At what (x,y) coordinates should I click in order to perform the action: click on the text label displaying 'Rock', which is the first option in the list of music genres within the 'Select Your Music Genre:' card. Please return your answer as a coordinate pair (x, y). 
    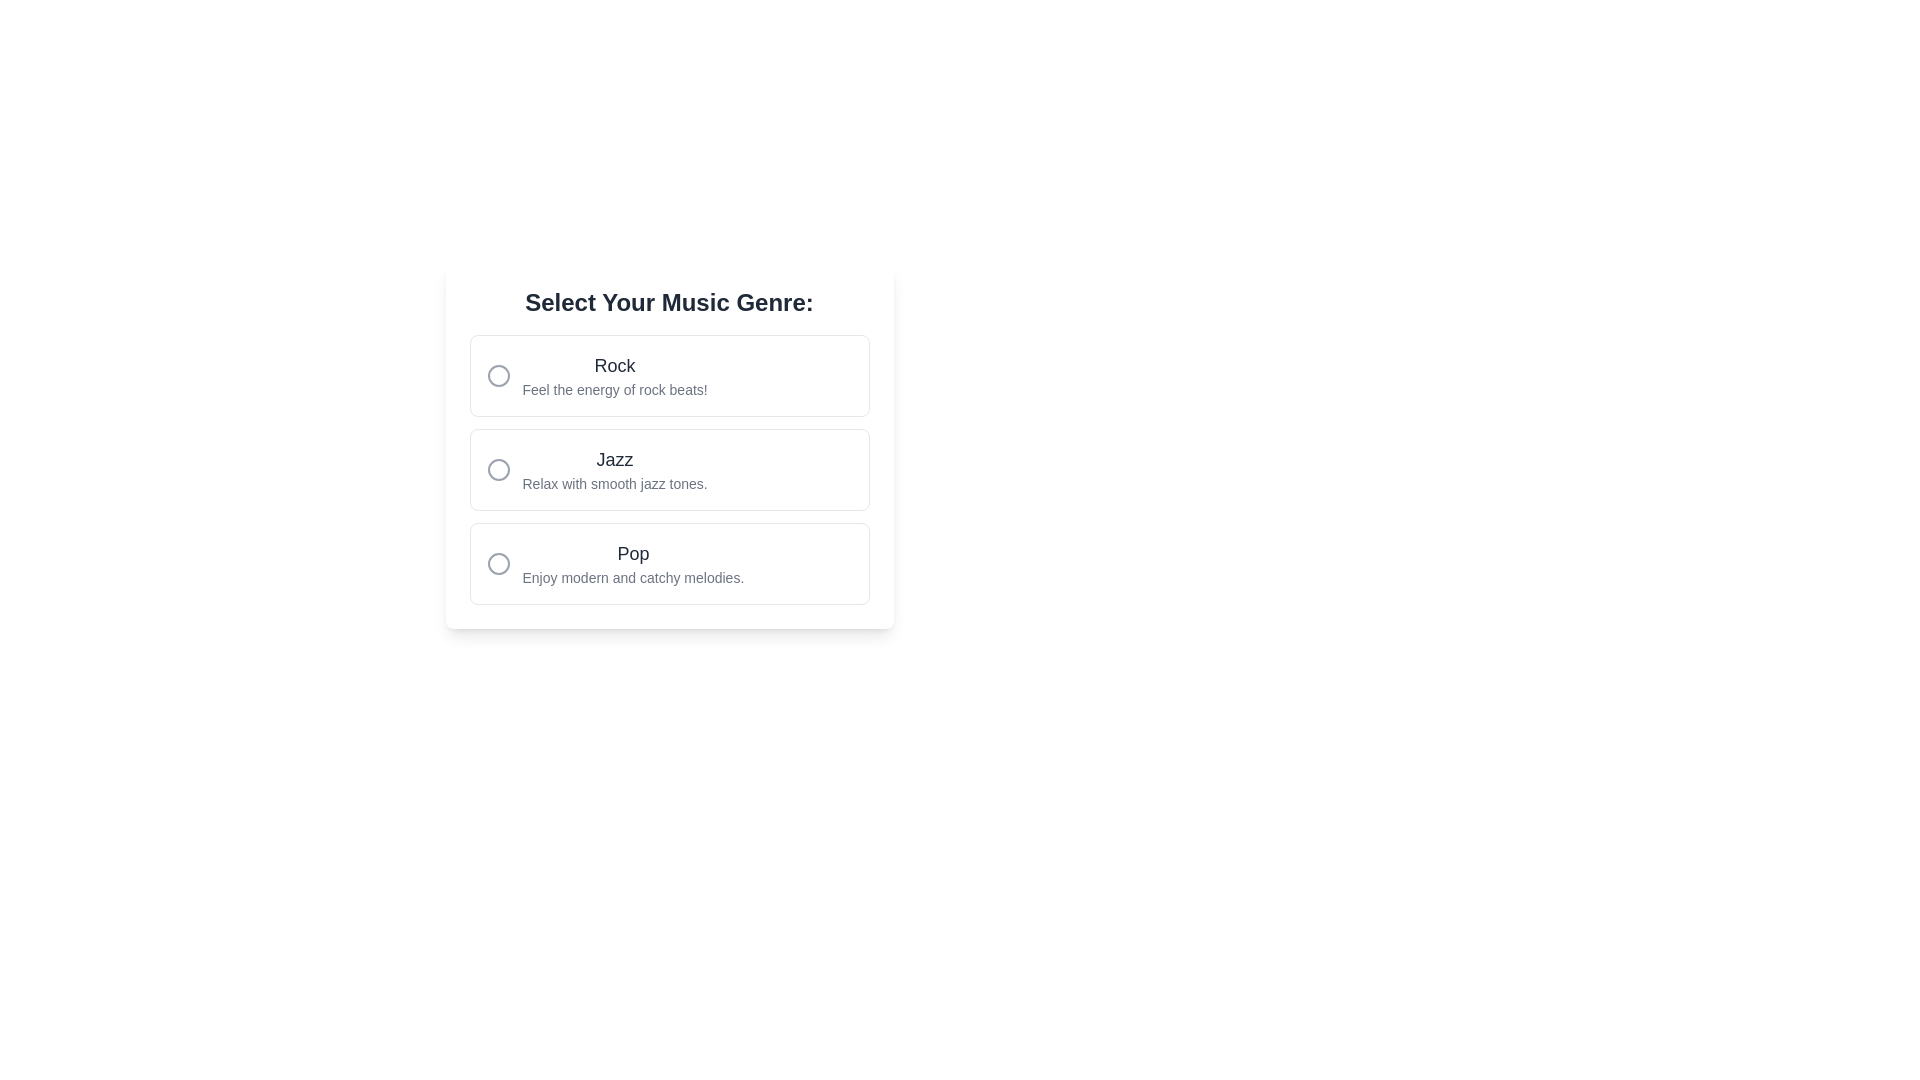
    Looking at the image, I should click on (614, 366).